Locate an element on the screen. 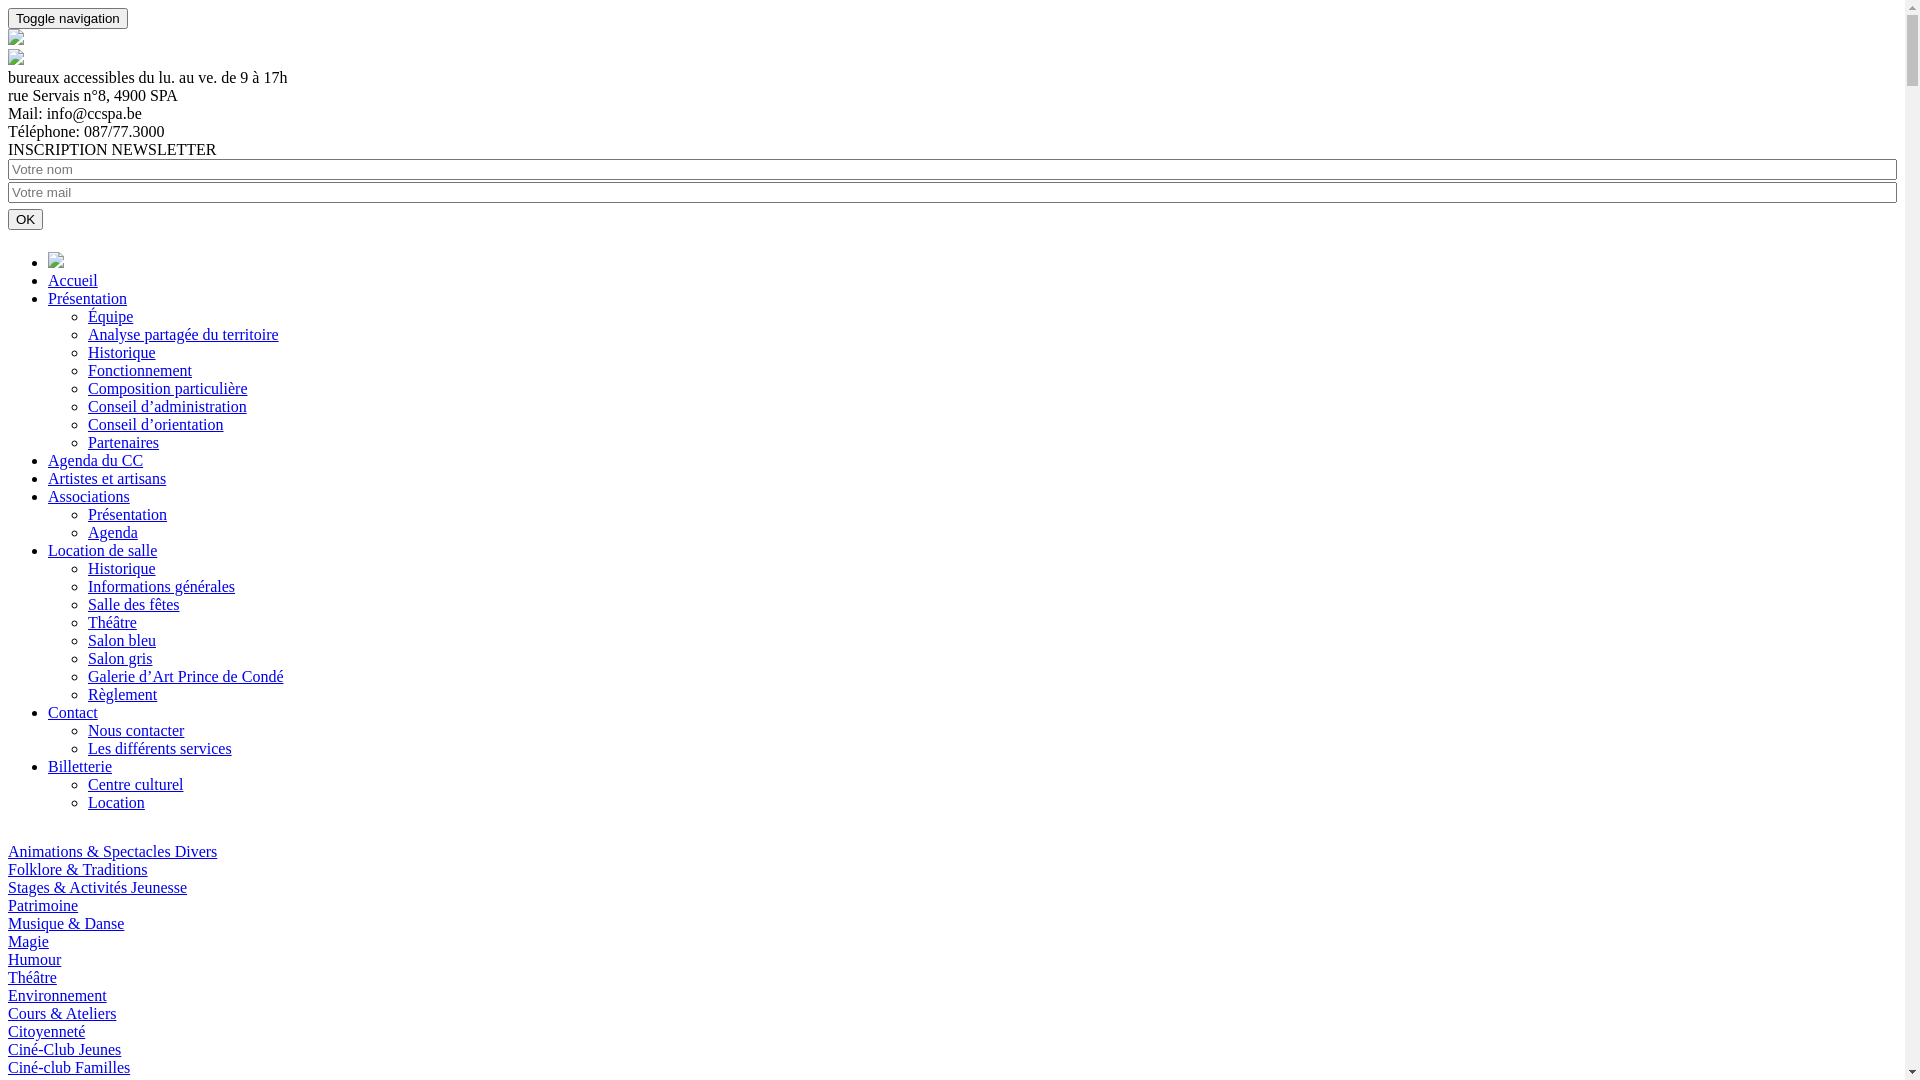 The width and height of the screenshot is (1920, 1080). 'Patrimoine' is located at coordinates (43, 905).